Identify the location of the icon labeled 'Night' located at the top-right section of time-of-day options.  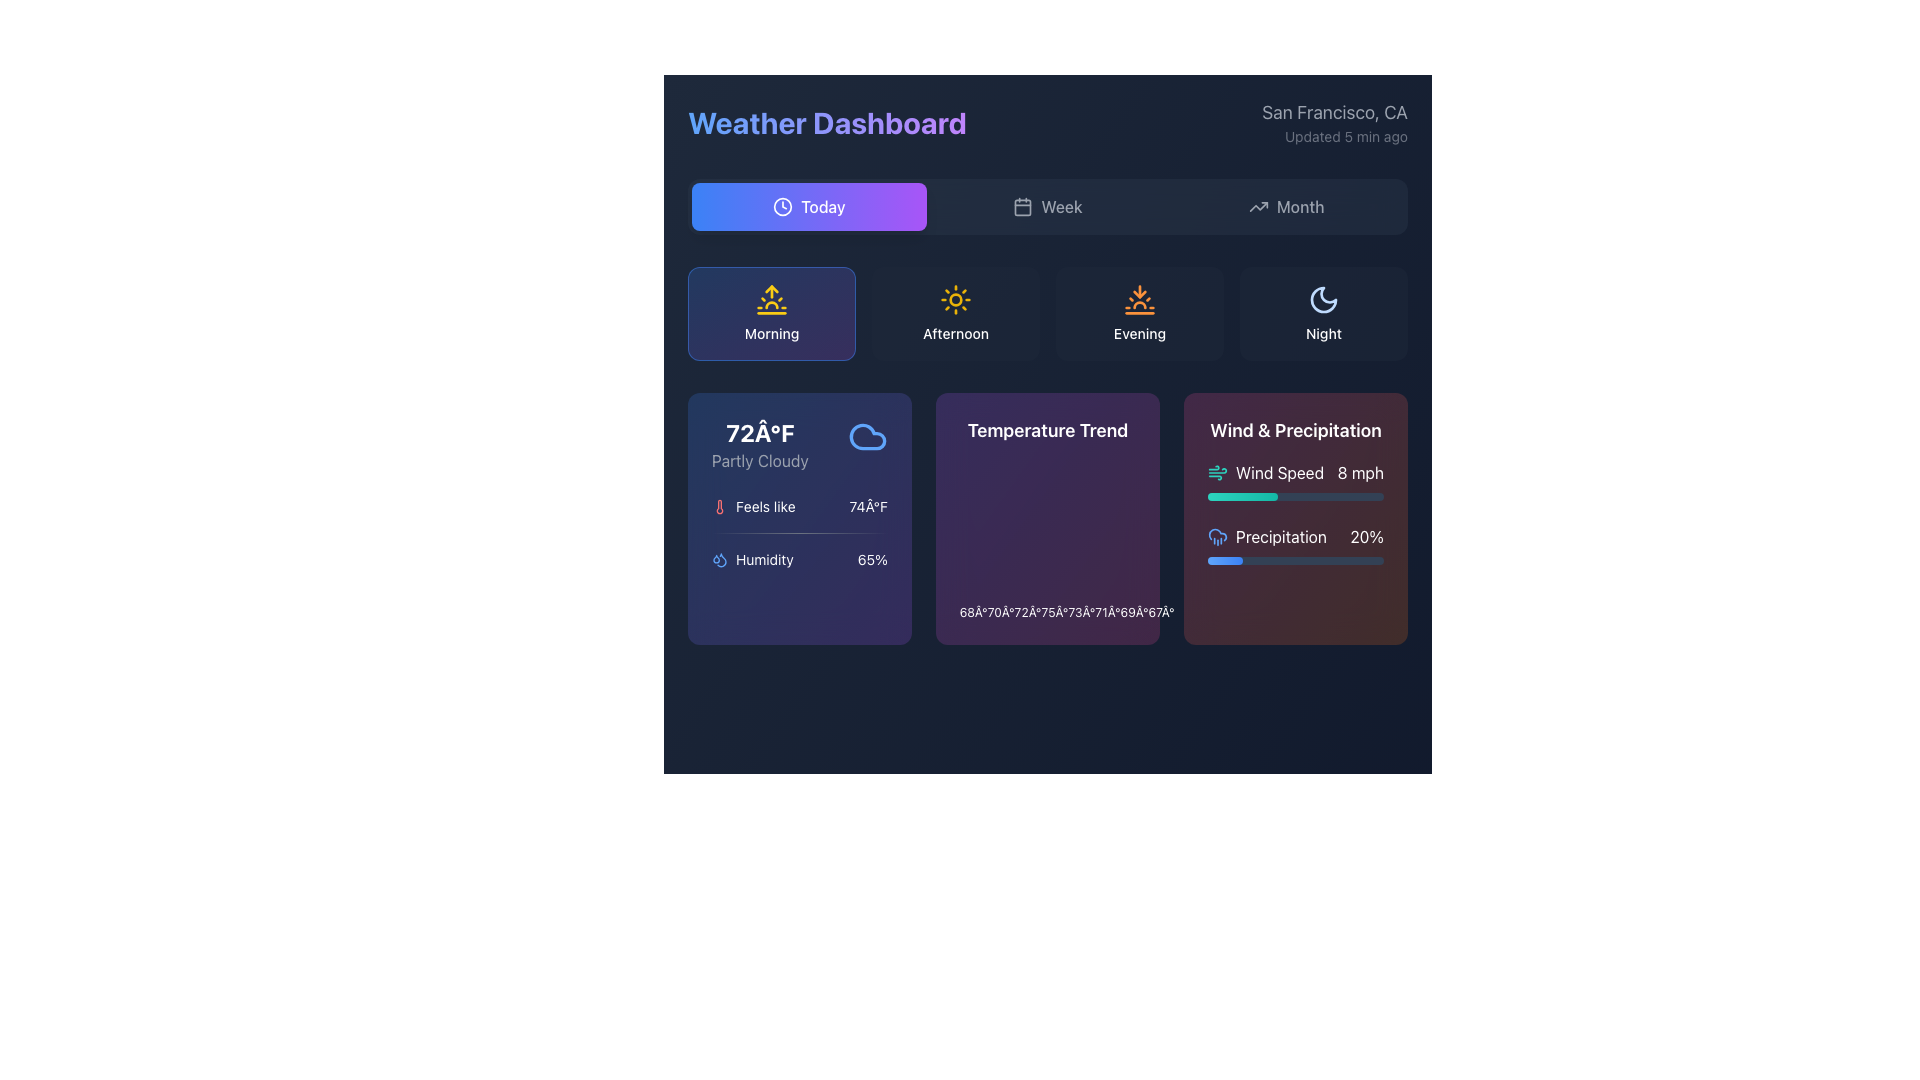
(1324, 313).